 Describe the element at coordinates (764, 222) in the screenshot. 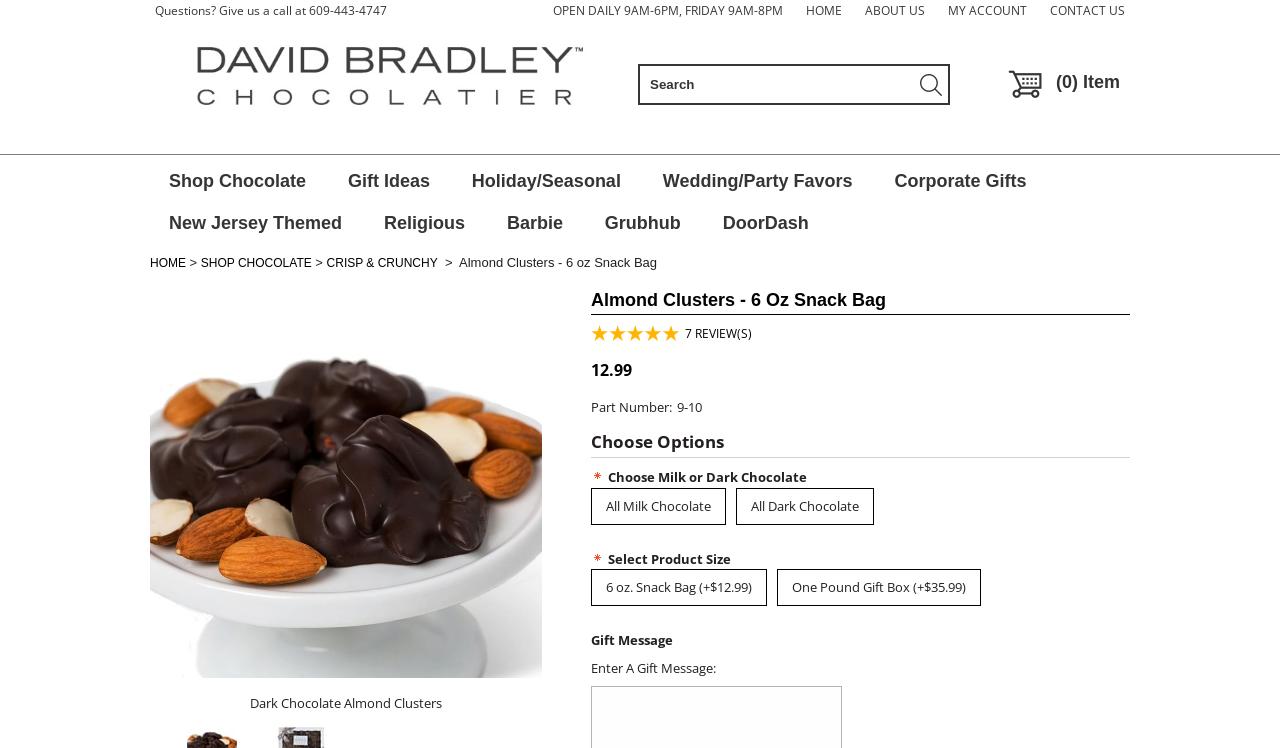

I see `'DoorDash'` at that location.